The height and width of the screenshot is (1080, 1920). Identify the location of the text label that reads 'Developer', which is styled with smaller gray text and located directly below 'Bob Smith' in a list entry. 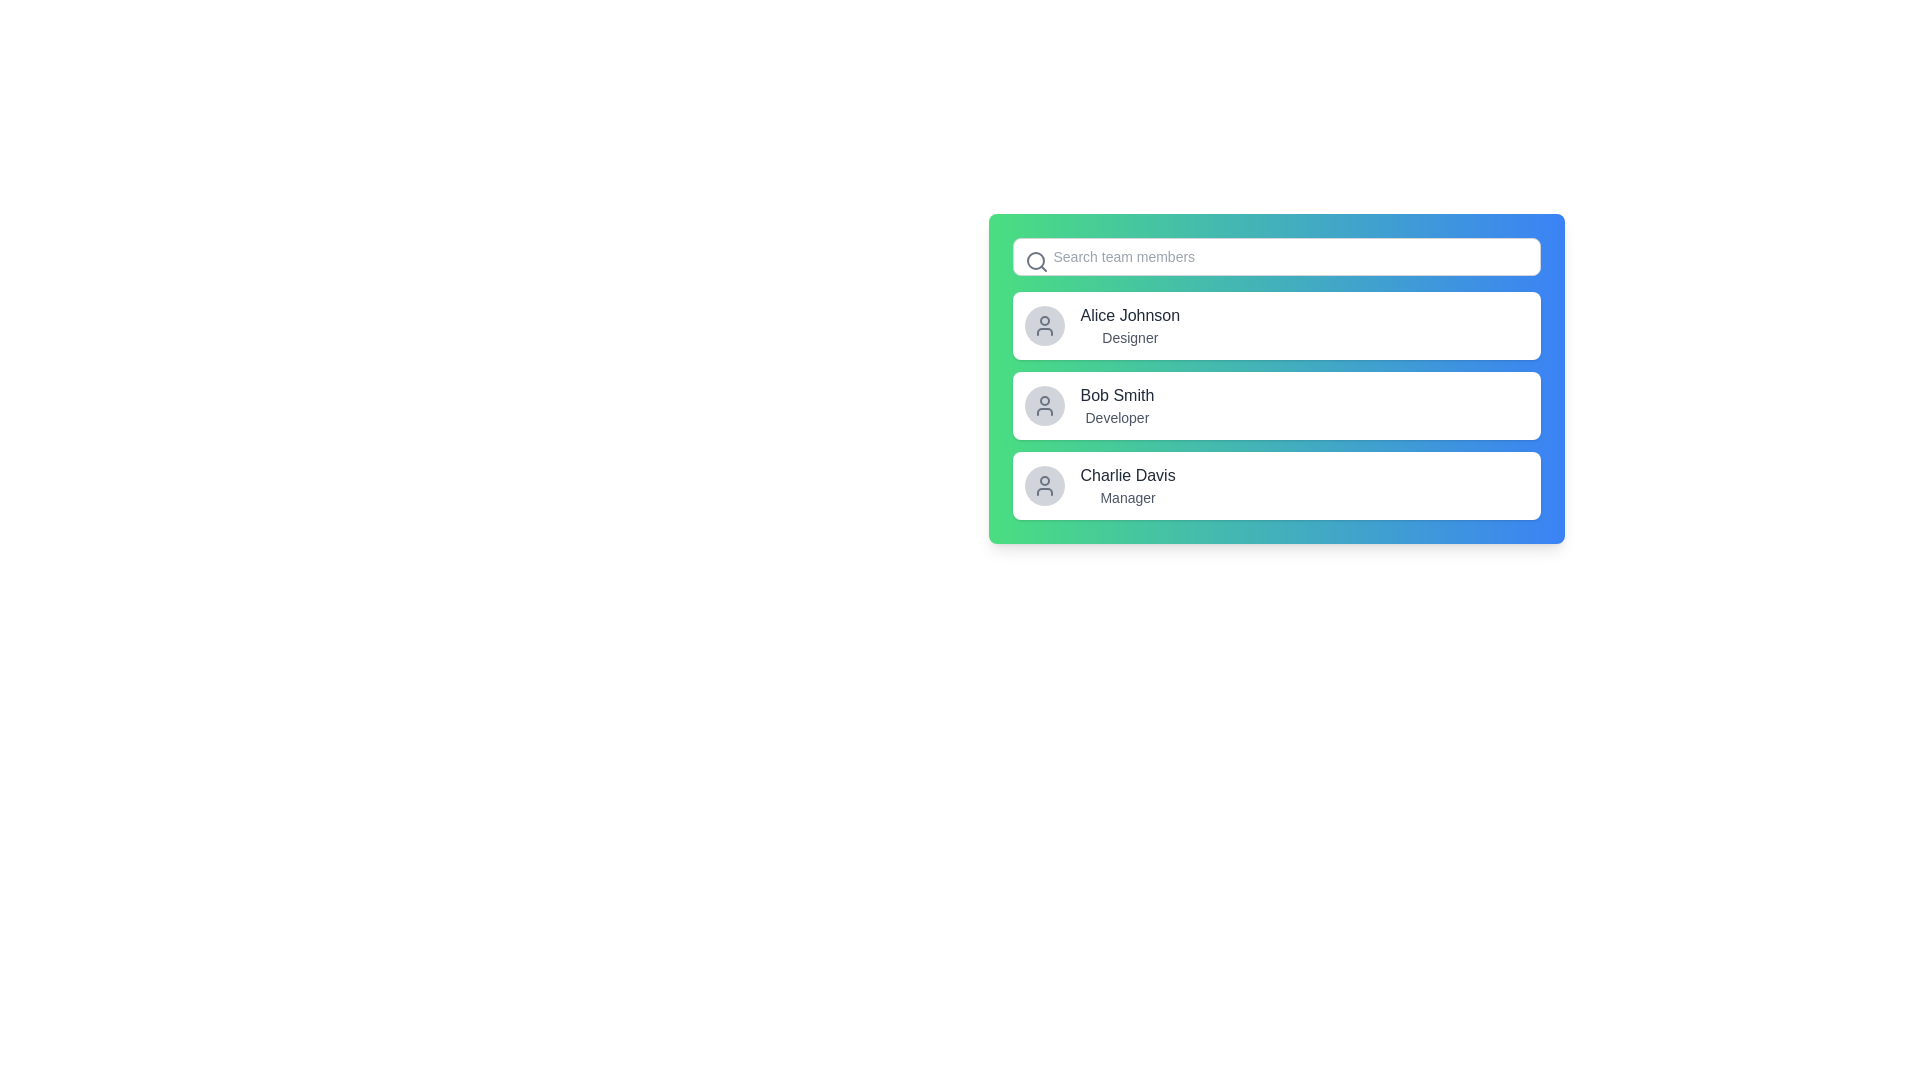
(1116, 416).